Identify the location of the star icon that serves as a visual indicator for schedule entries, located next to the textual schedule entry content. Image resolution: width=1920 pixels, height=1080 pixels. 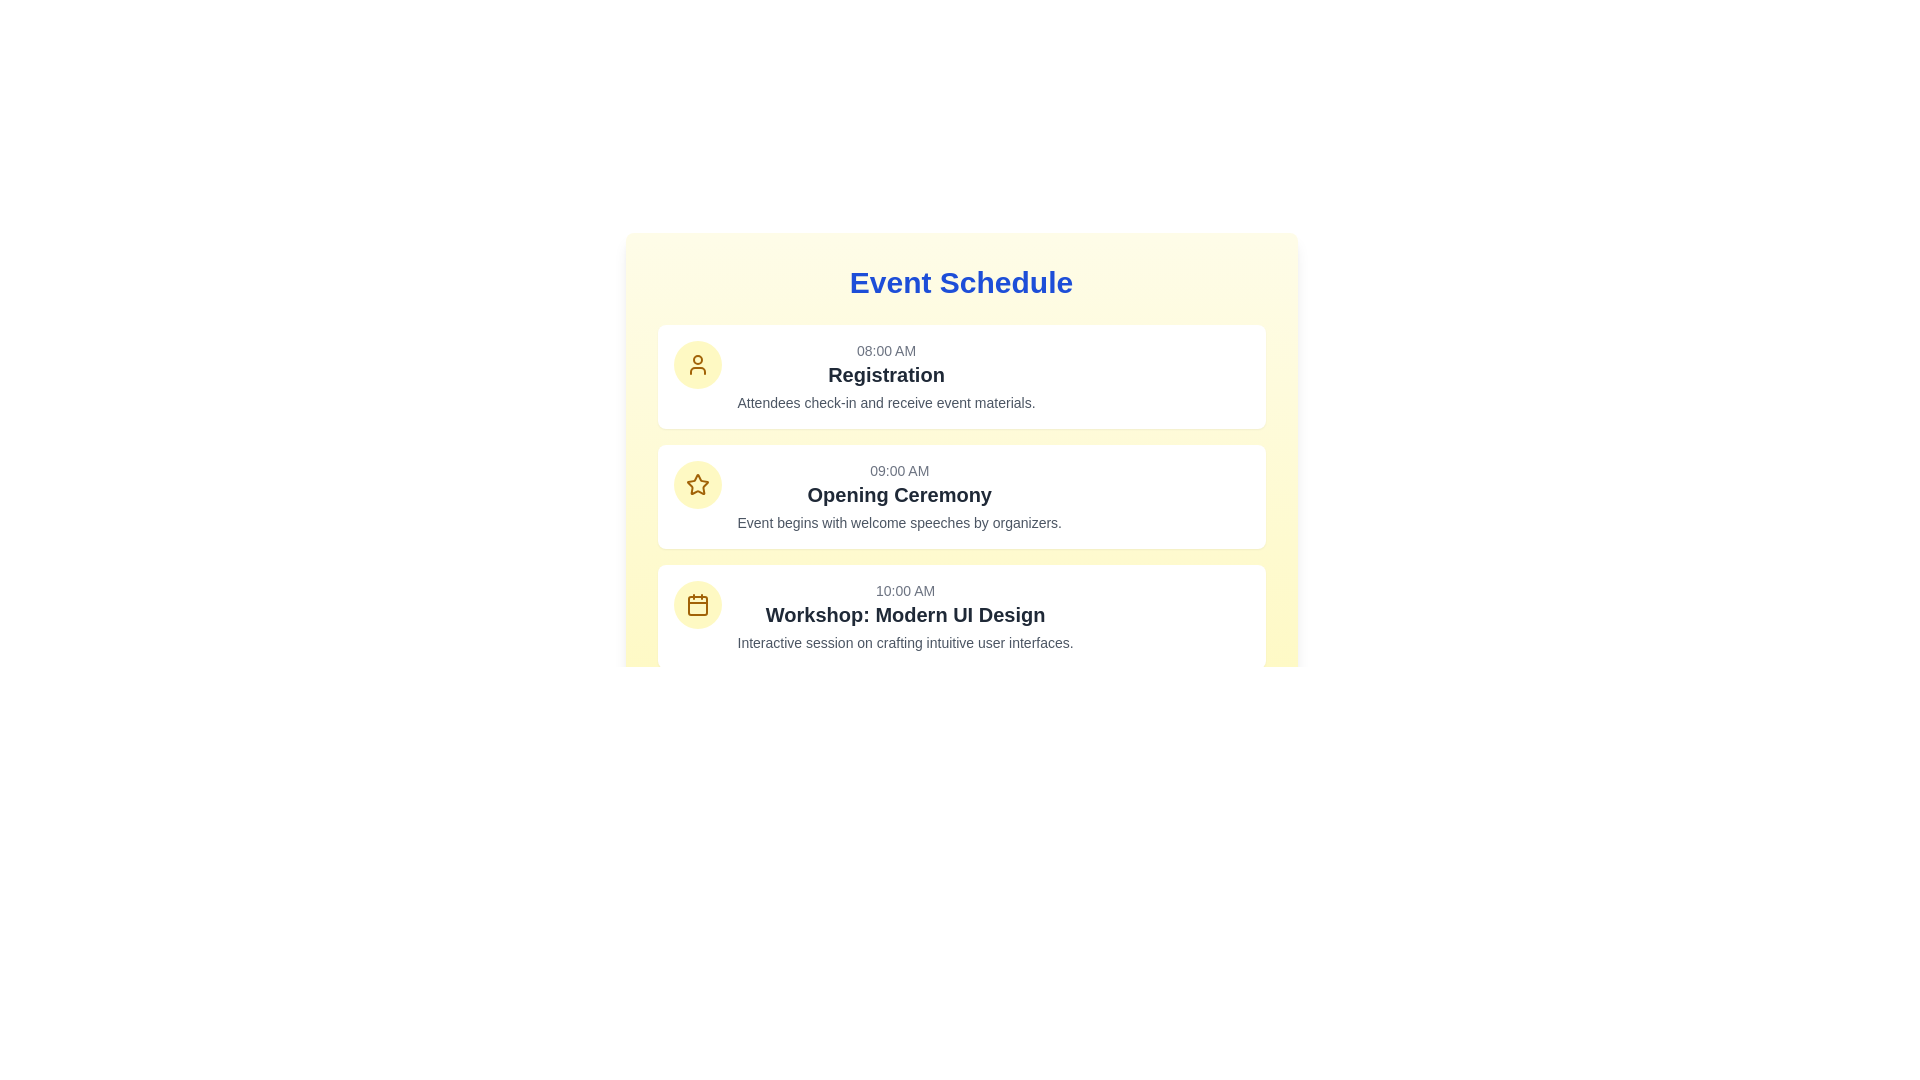
(697, 484).